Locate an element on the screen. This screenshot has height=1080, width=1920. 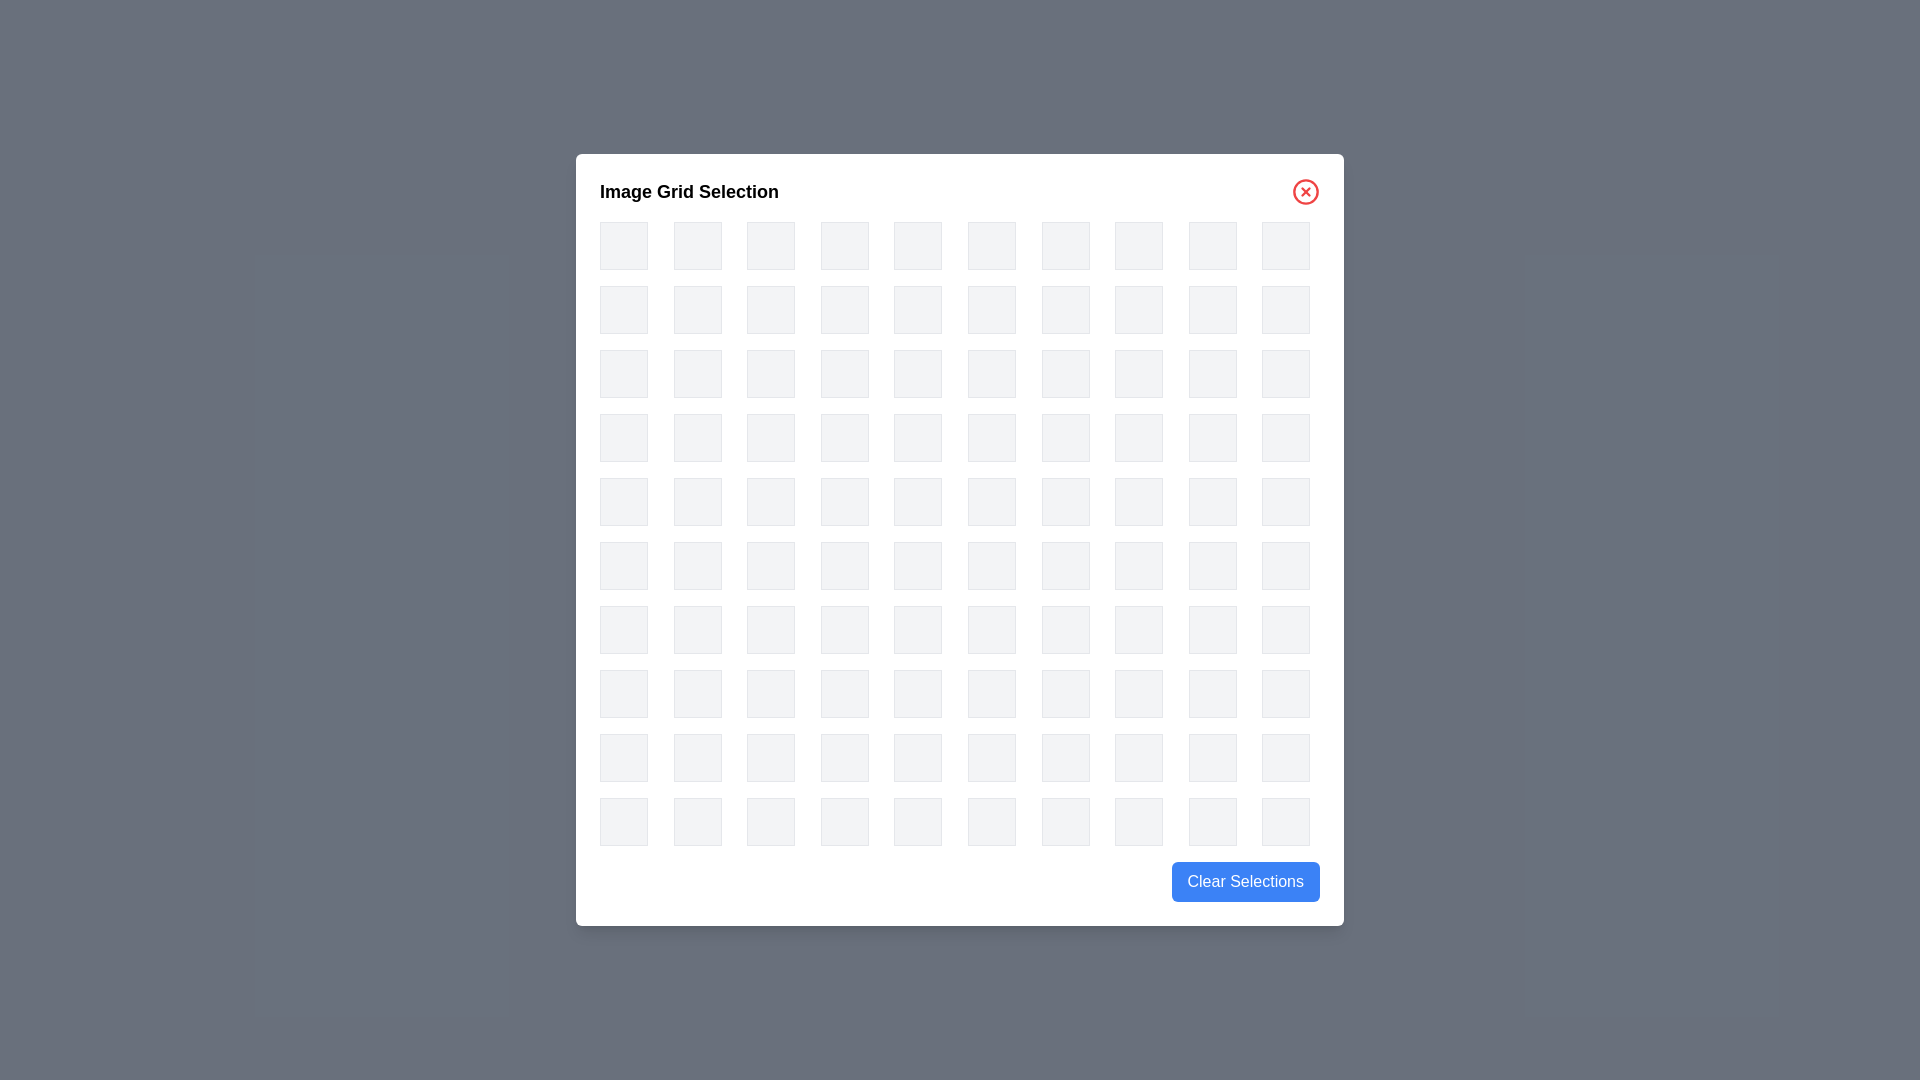
the 'Clear Selections' button to clear all selected items in the grid is located at coordinates (1244, 881).